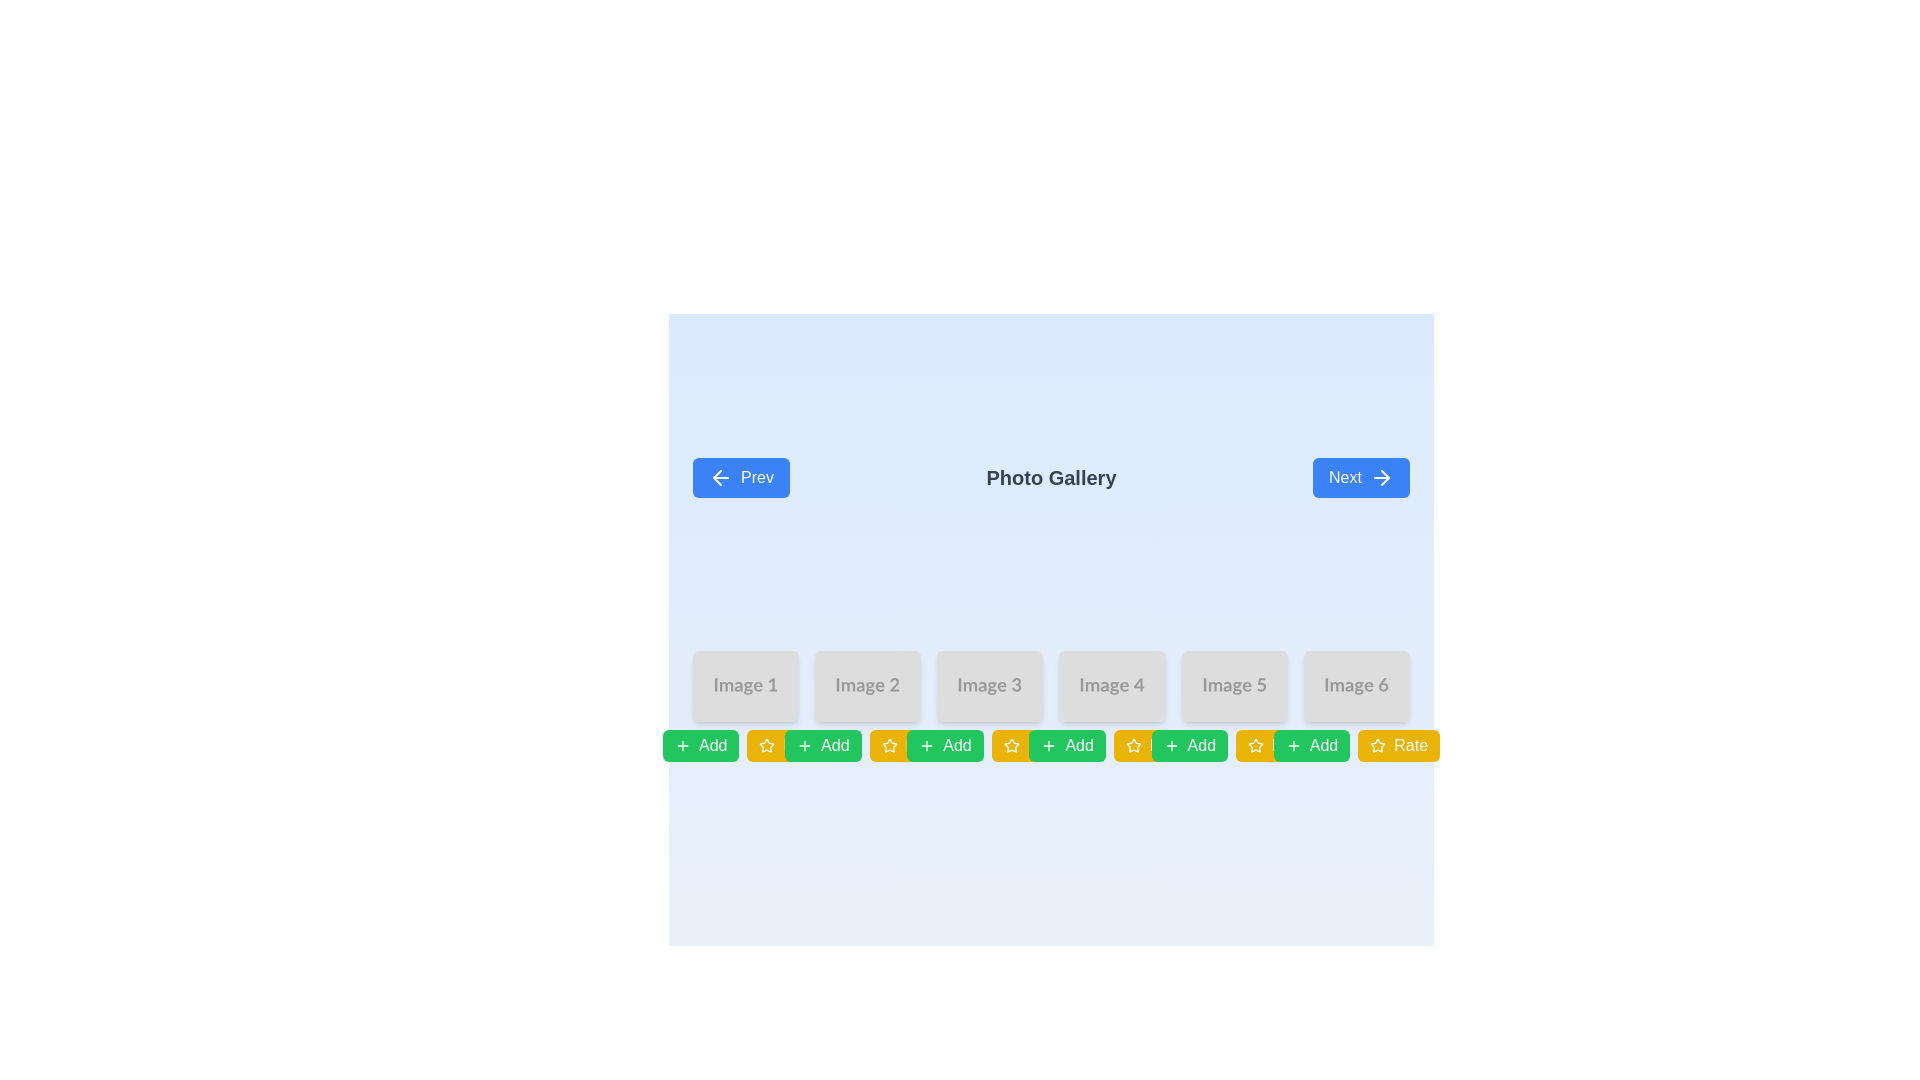 The image size is (1920, 1080). I want to click on the star icon located in the middle toolbar below the fifth image for rating adjustment, so click(1233, 745).